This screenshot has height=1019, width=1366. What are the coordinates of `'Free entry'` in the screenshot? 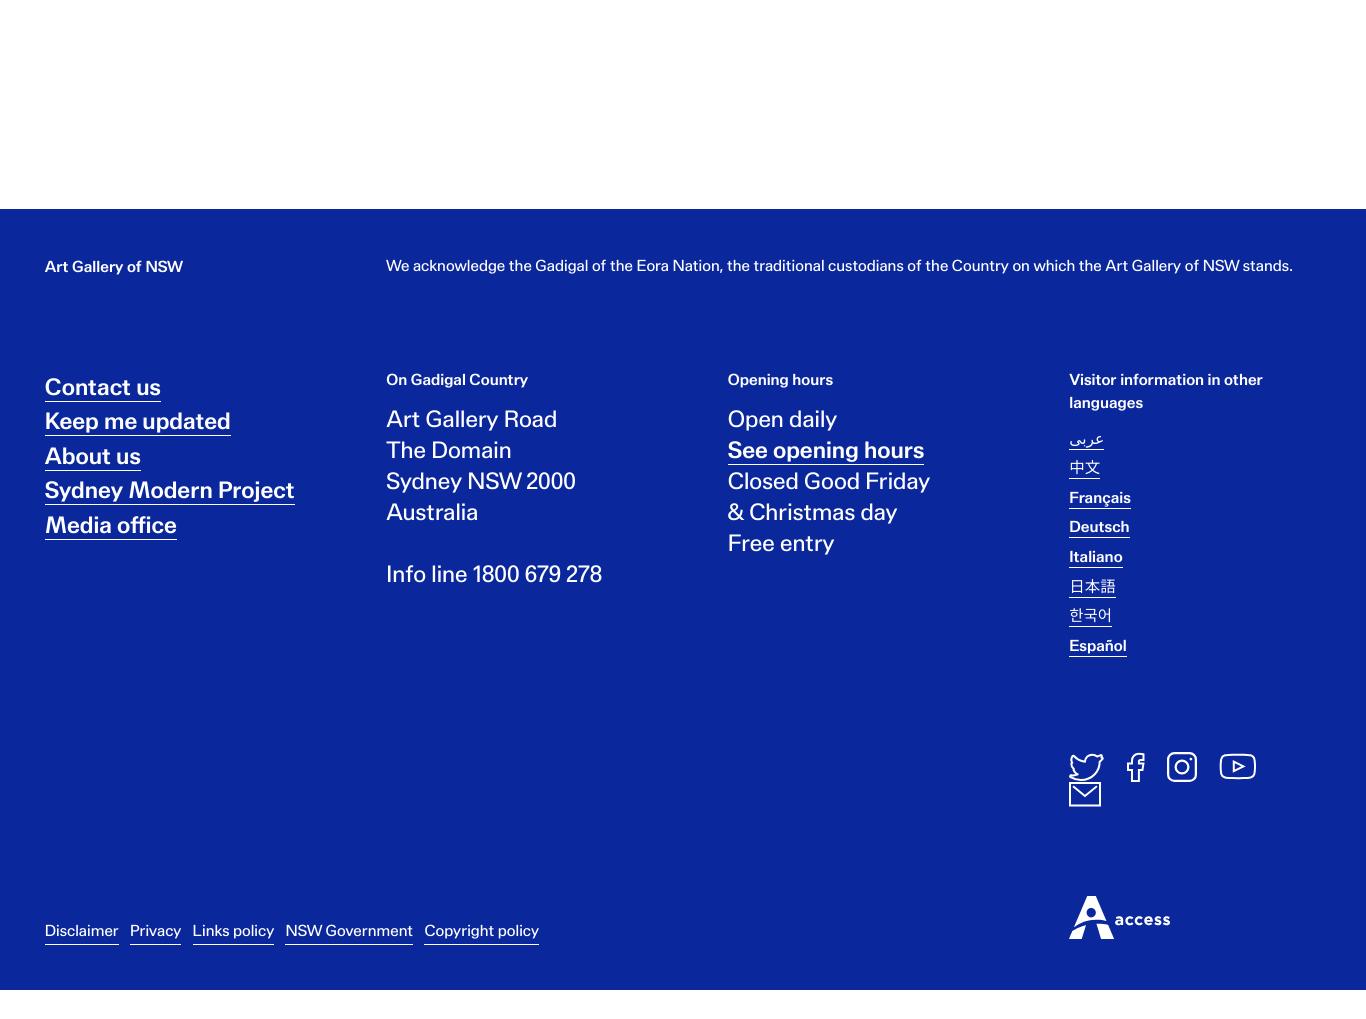 It's located at (780, 558).